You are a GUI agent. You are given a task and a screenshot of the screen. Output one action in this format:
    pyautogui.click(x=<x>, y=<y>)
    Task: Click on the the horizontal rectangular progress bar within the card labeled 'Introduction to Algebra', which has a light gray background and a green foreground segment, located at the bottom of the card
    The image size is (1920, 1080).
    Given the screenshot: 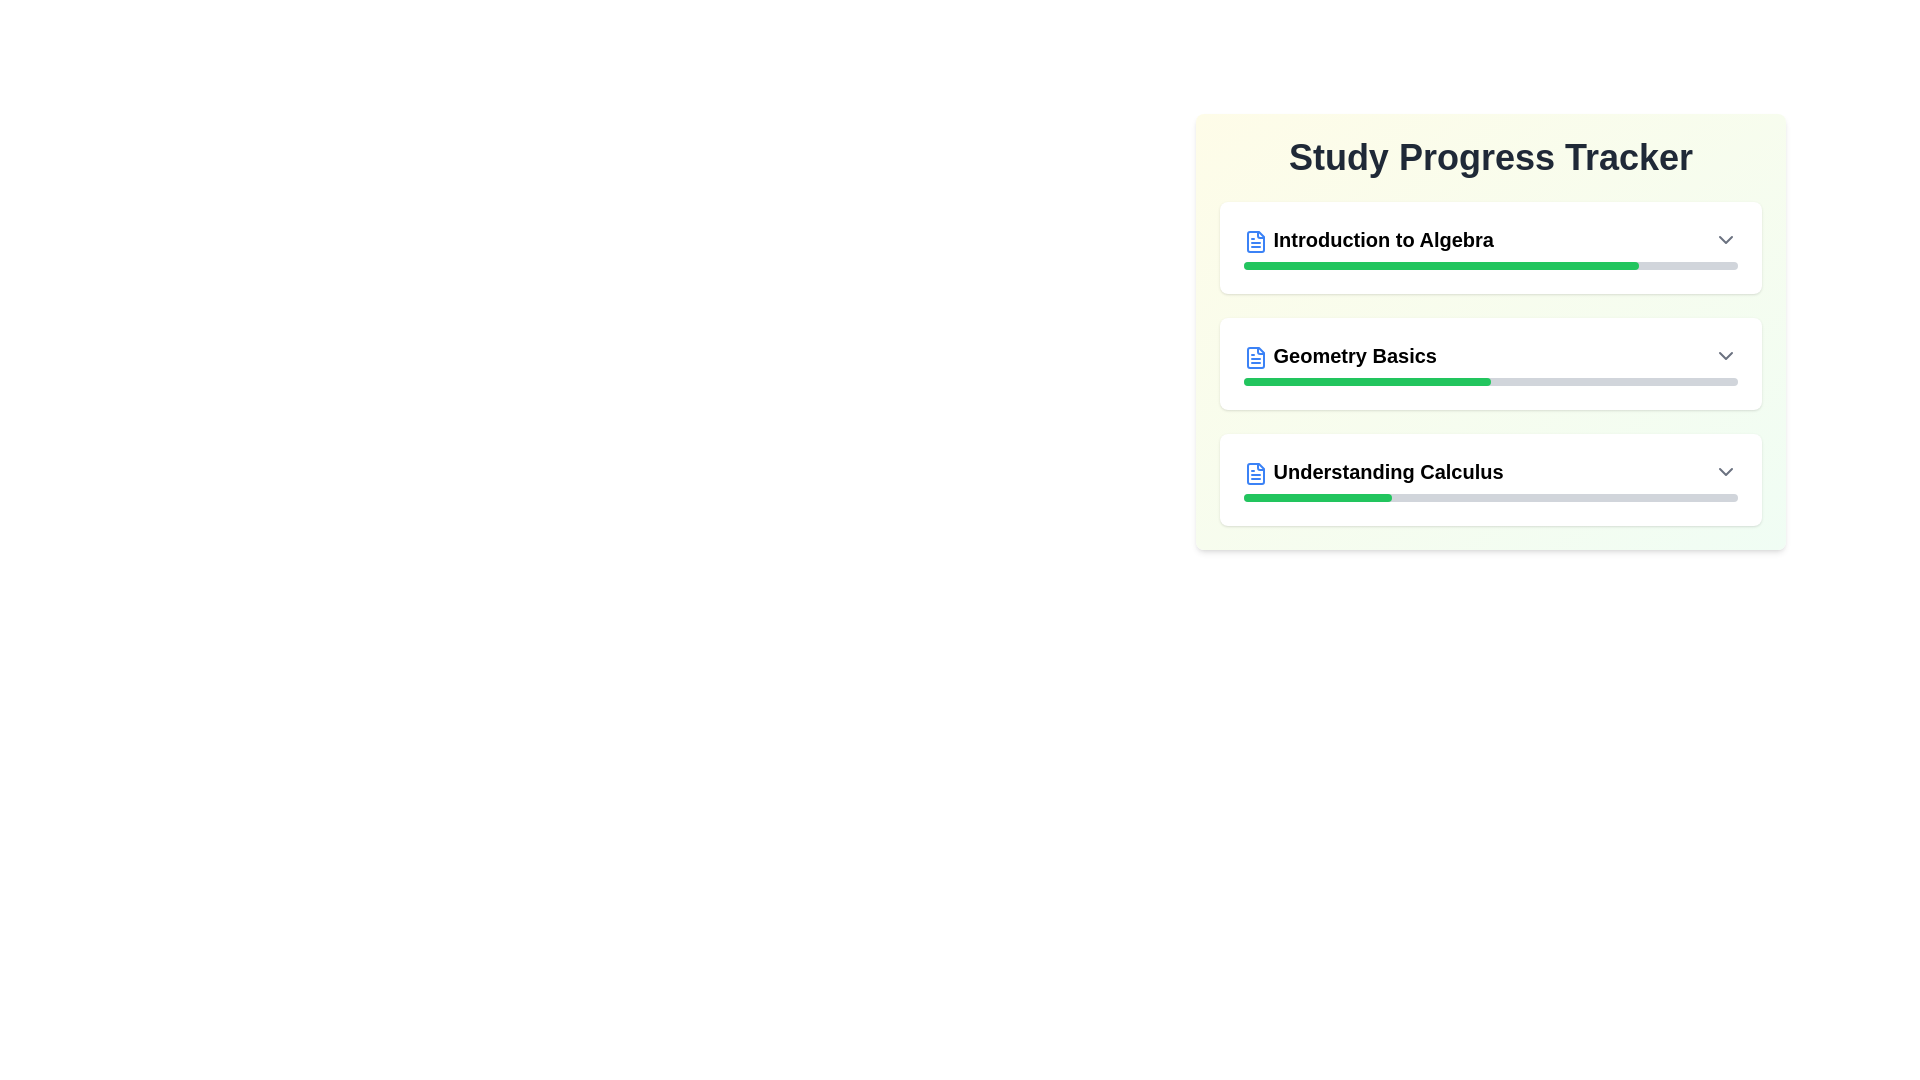 What is the action you would take?
    pyautogui.click(x=1491, y=265)
    